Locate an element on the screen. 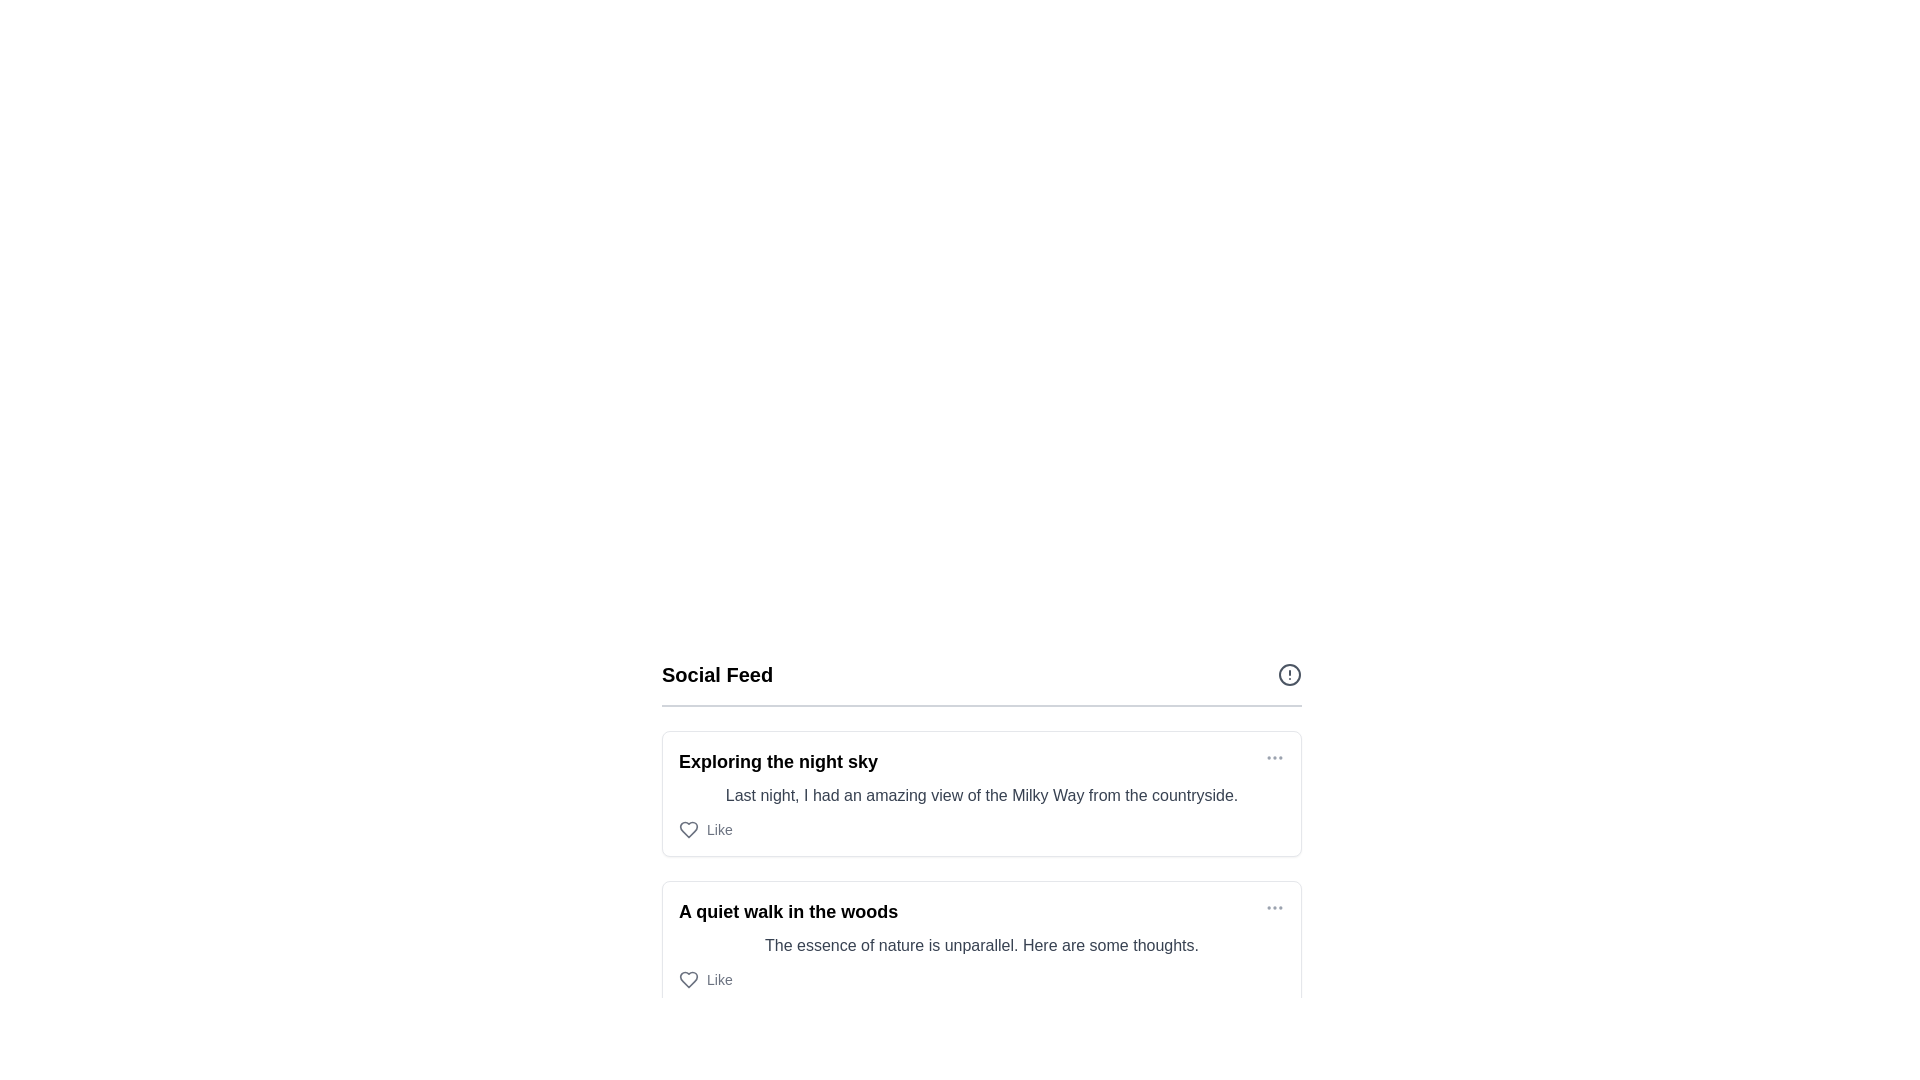  the status or warning icon located at the far right of the 'Social Feed' section header, horizontally aligned with the 'Social Feed' text is located at coordinates (1290, 675).